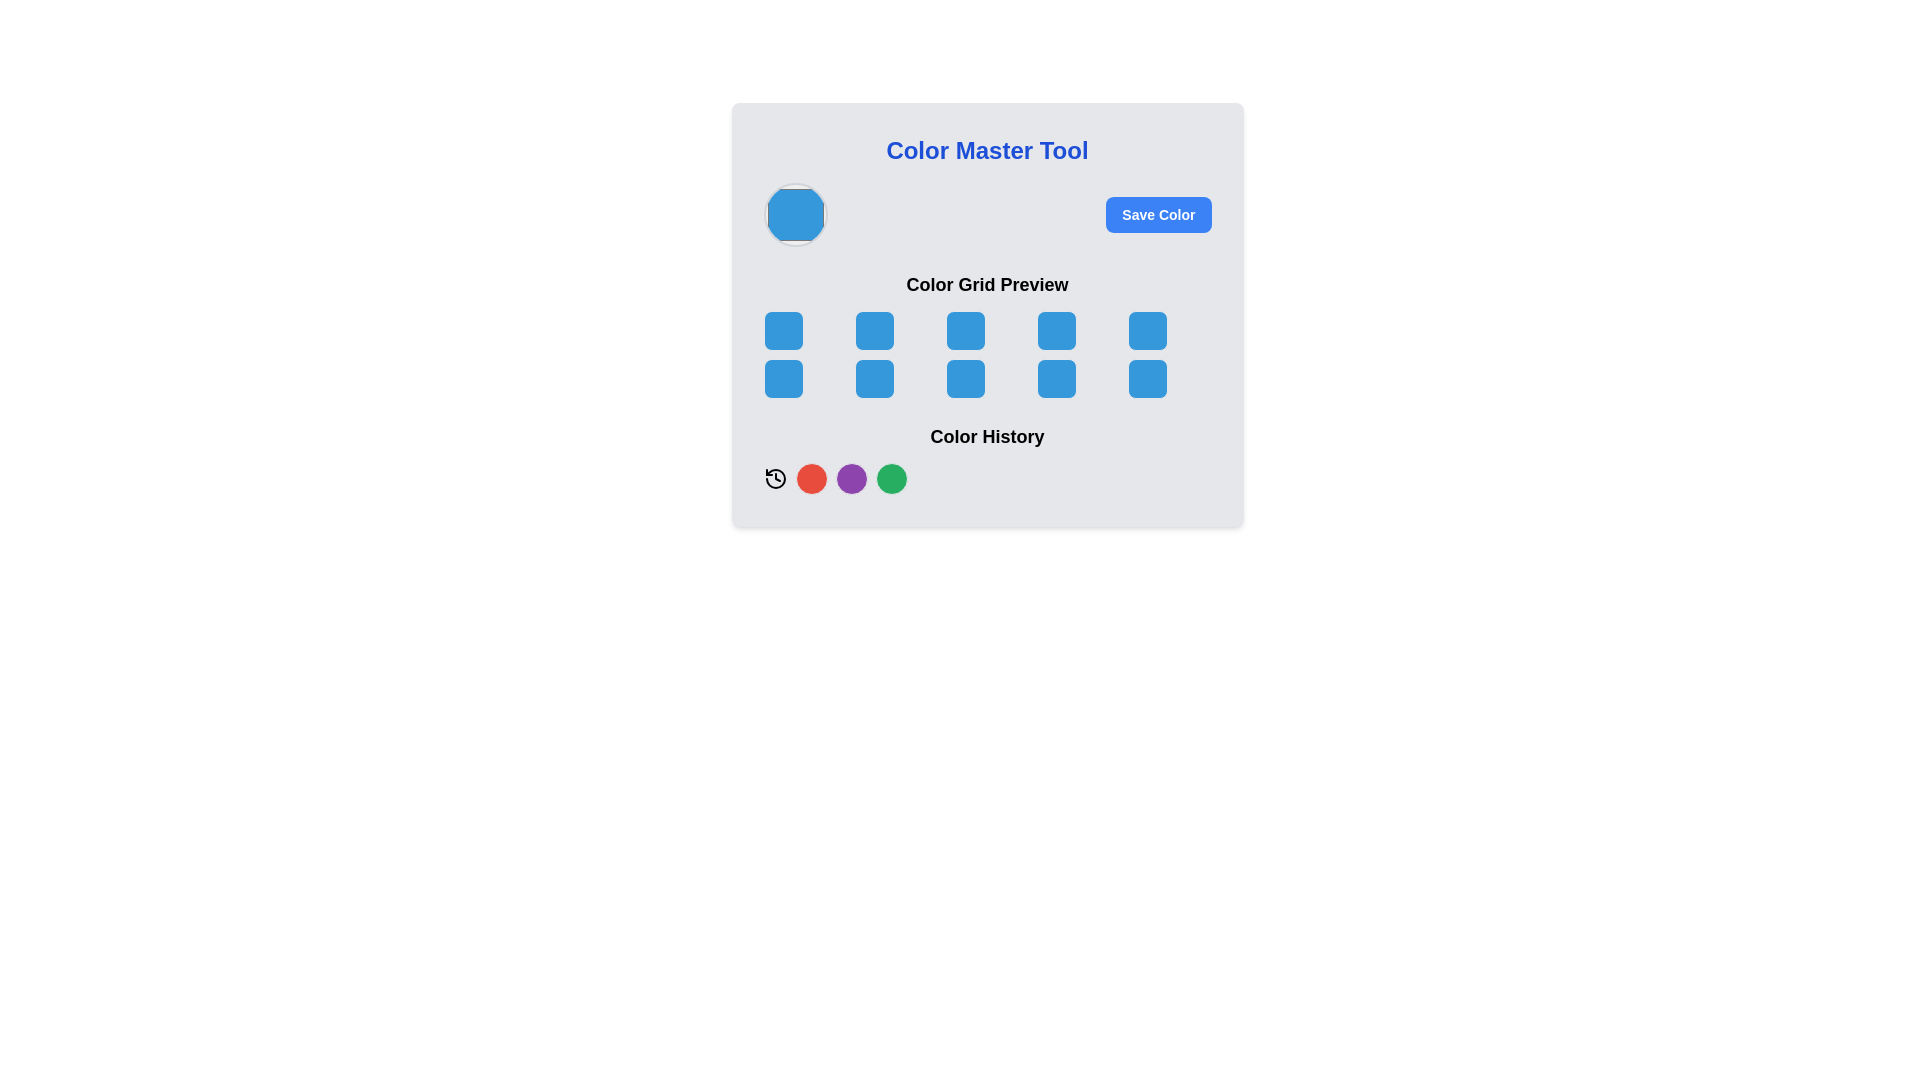 This screenshot has height=1080, width=1920. What do you see at coordinates (774, 478) in the screenshot?
I see `the first circular icon in the 'Color History' section` at bounding box center [774, 478].